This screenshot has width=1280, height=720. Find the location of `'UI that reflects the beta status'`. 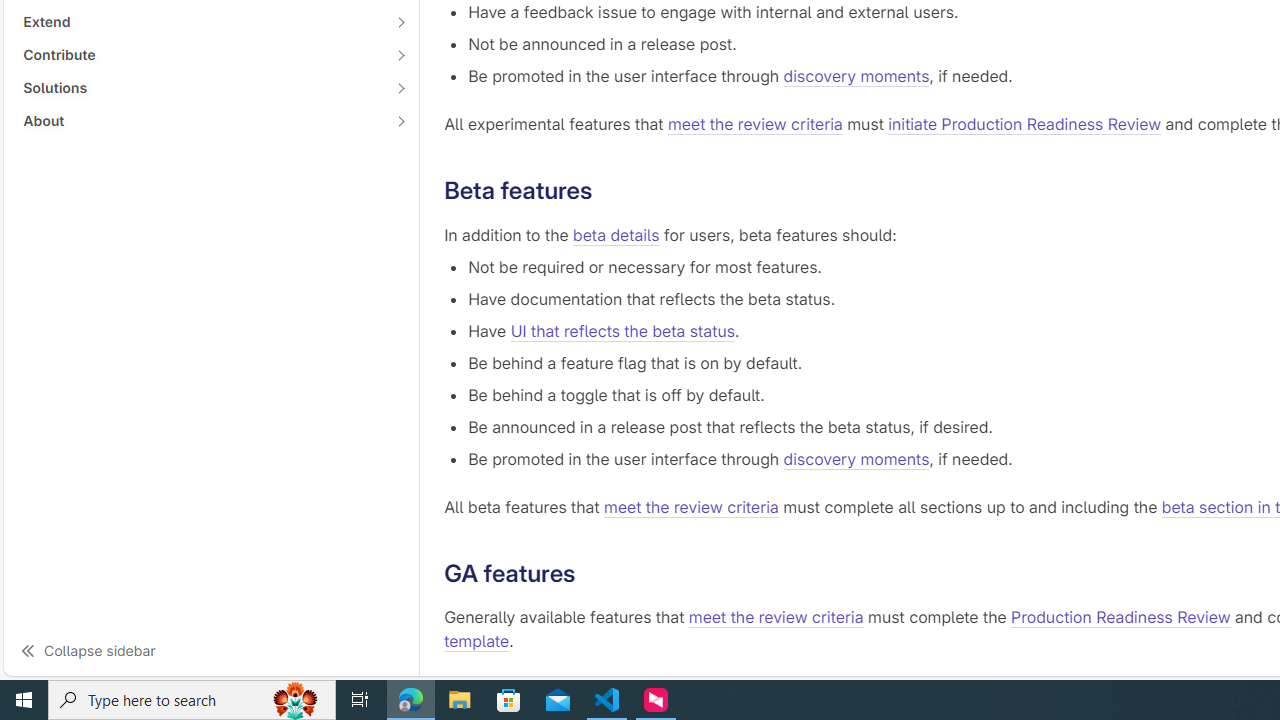

'UI that reflects the beta status' is located at coordinates (621, 329).